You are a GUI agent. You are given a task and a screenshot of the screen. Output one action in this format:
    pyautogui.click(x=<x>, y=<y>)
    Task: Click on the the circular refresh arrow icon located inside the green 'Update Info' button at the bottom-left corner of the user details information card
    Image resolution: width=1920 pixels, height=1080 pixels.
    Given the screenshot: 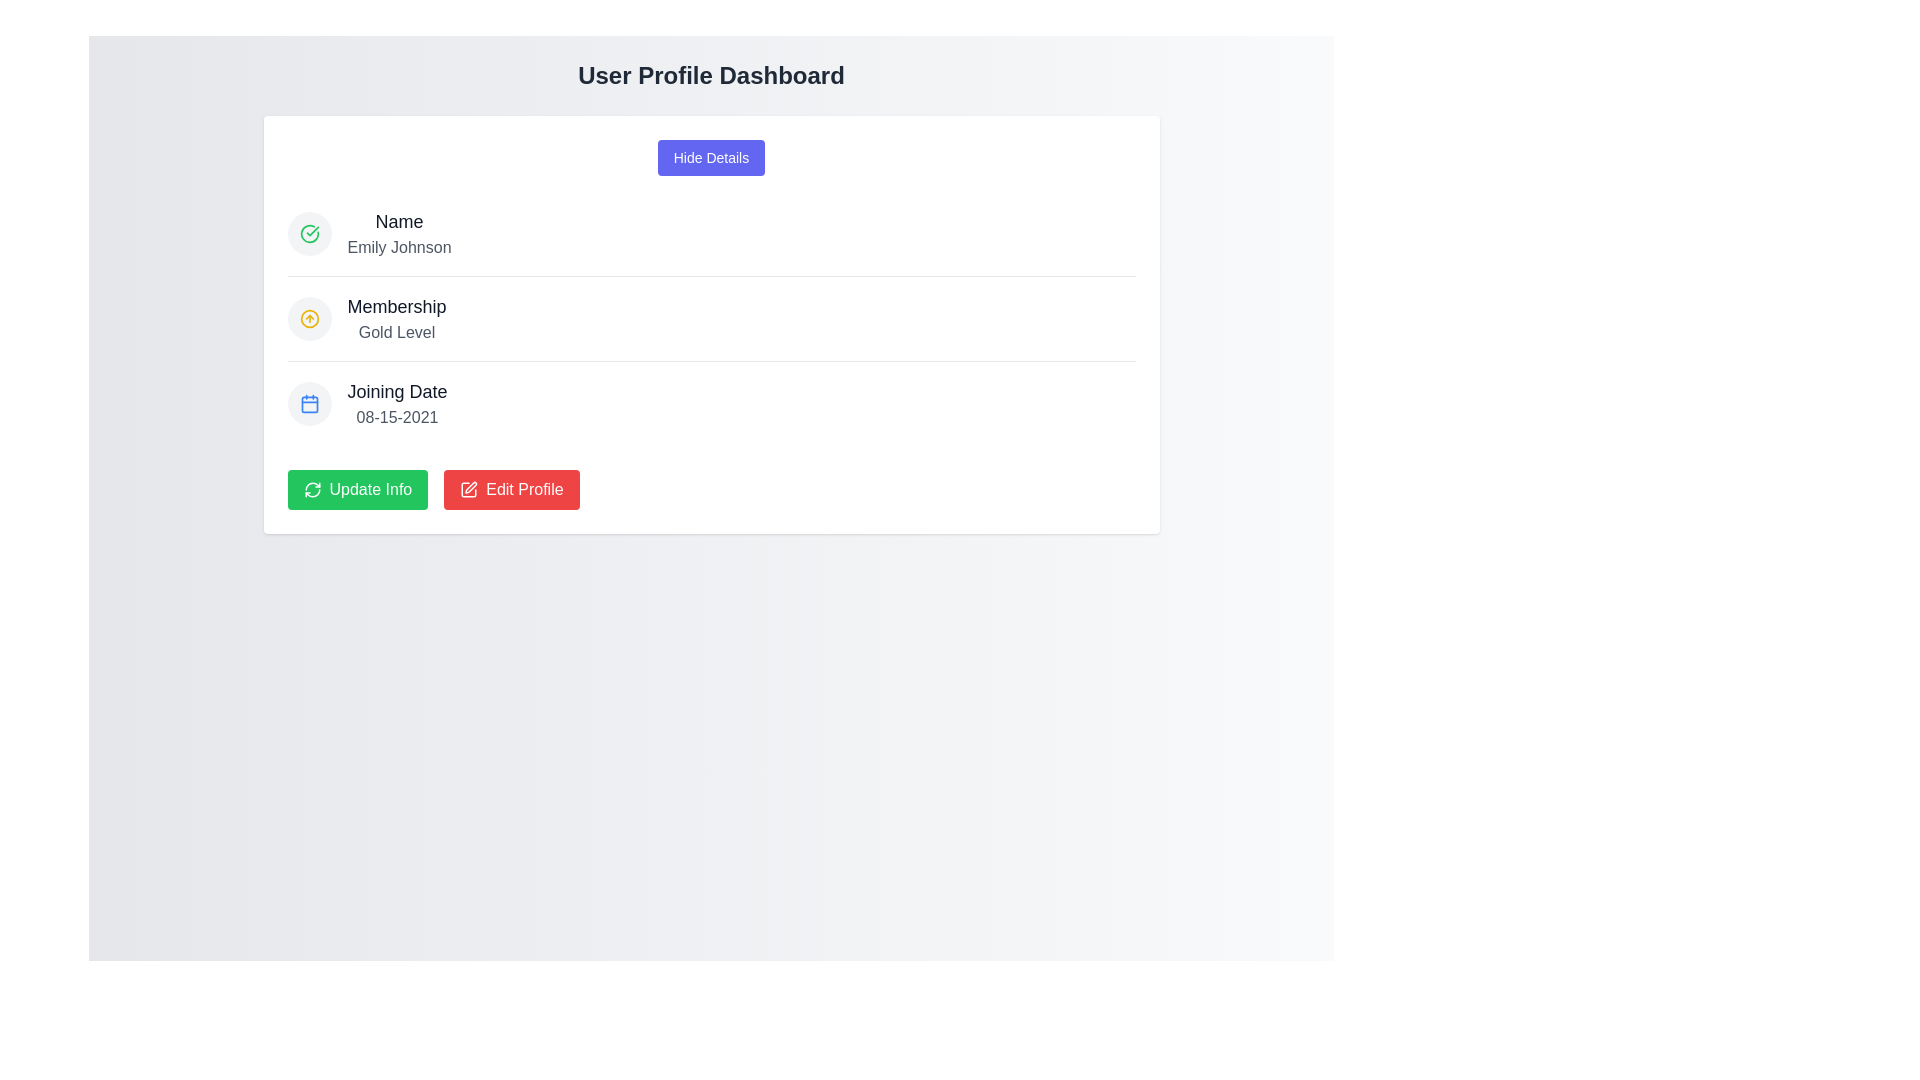 What is the action you would take?
    pyautogui.click(x=311, y=489)
    